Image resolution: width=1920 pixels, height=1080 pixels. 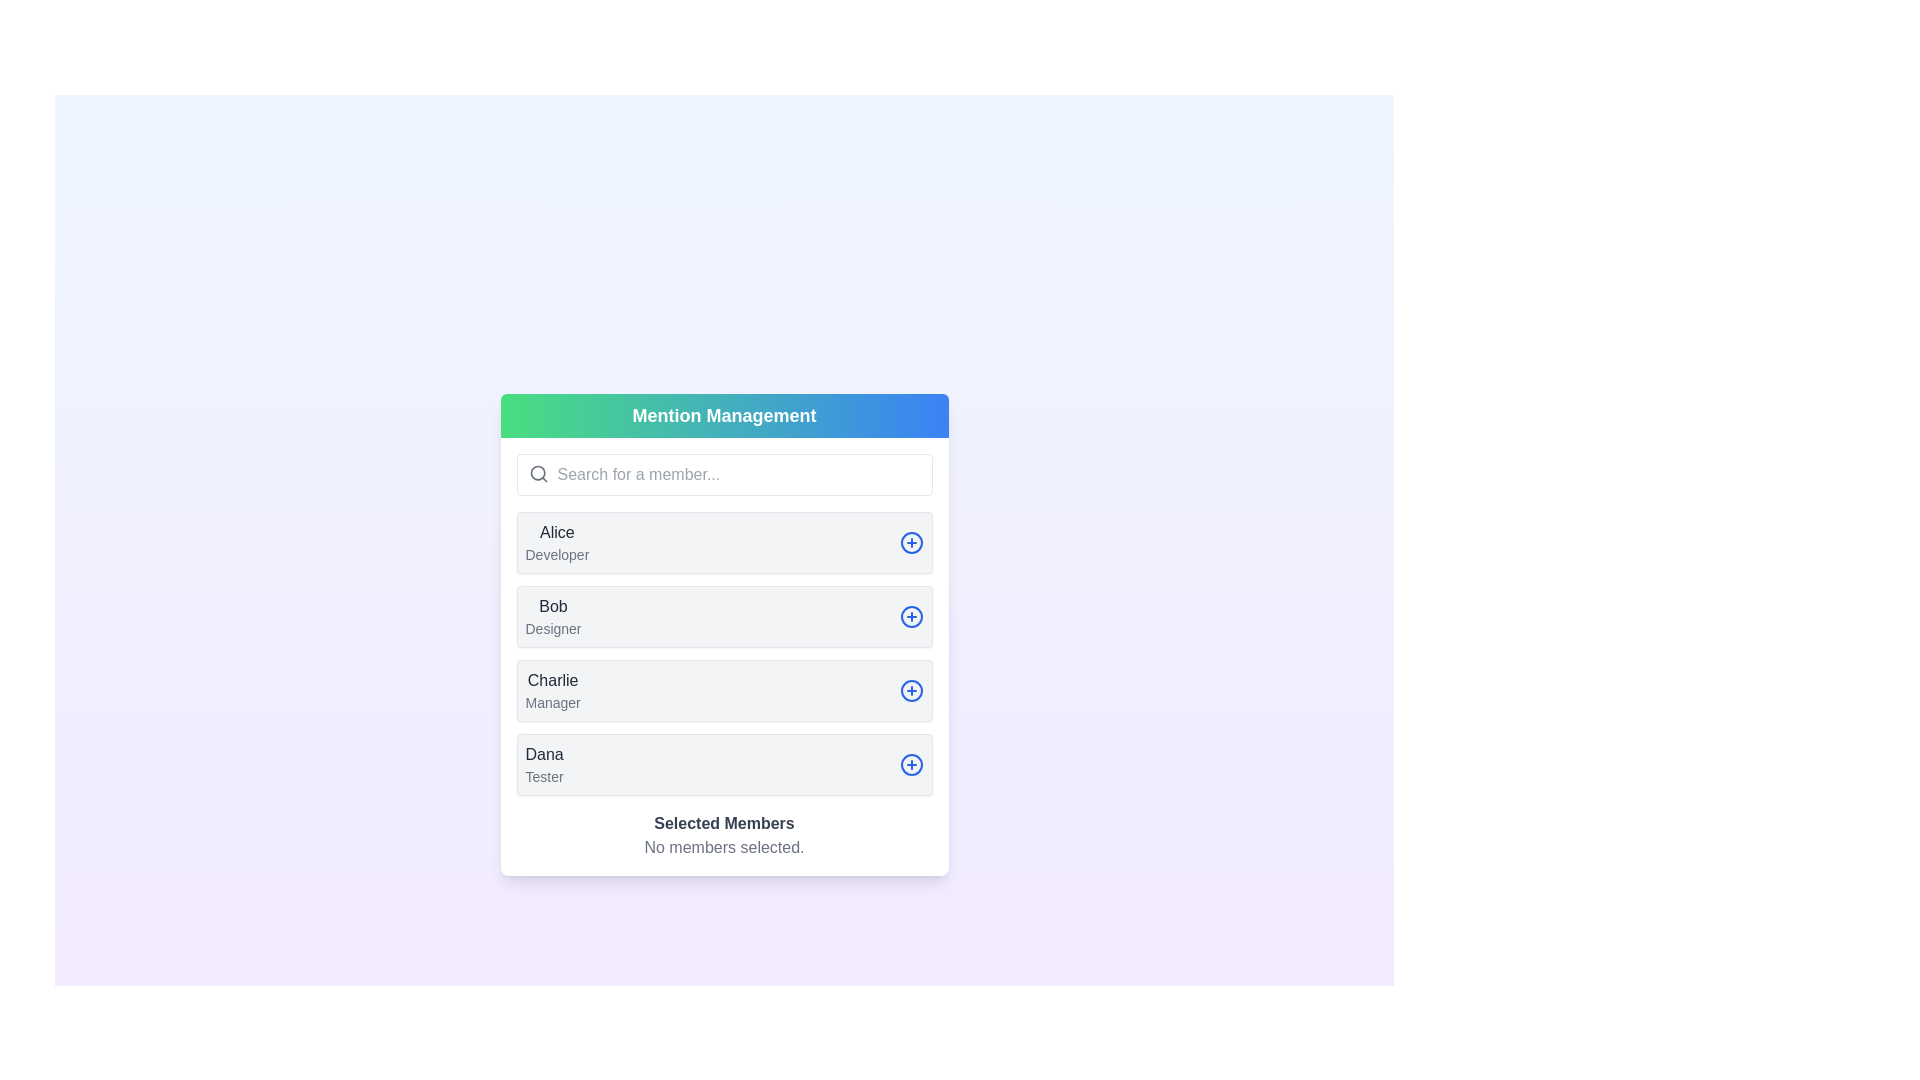 What do you see at coordinates (723, 848) in the screenshot?
I see `the static text label displaying 'No members selected.' which is located in the 'Selected Members' section, centered horizontally at the bottom of the panel` at bounding box center [723, 848].